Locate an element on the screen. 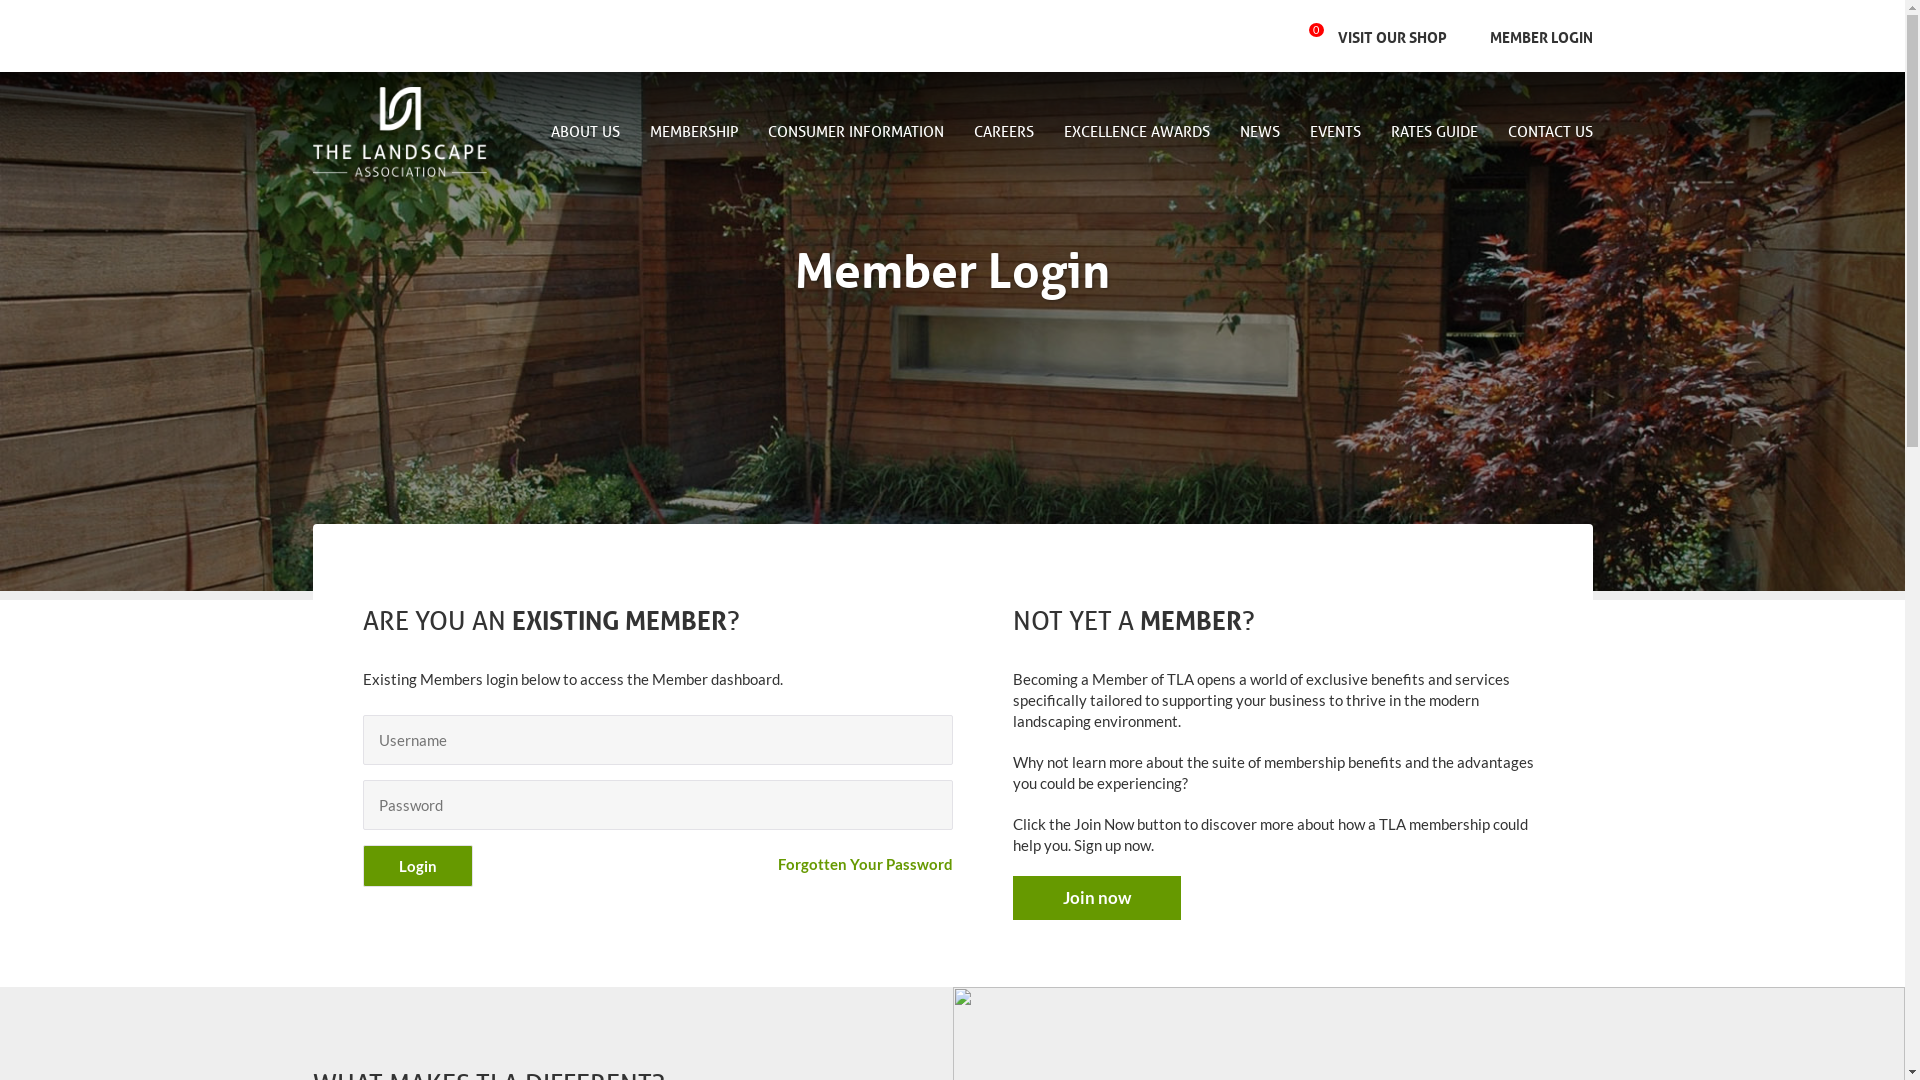  'CONTACT US' is located at coordinates (1540, 132).